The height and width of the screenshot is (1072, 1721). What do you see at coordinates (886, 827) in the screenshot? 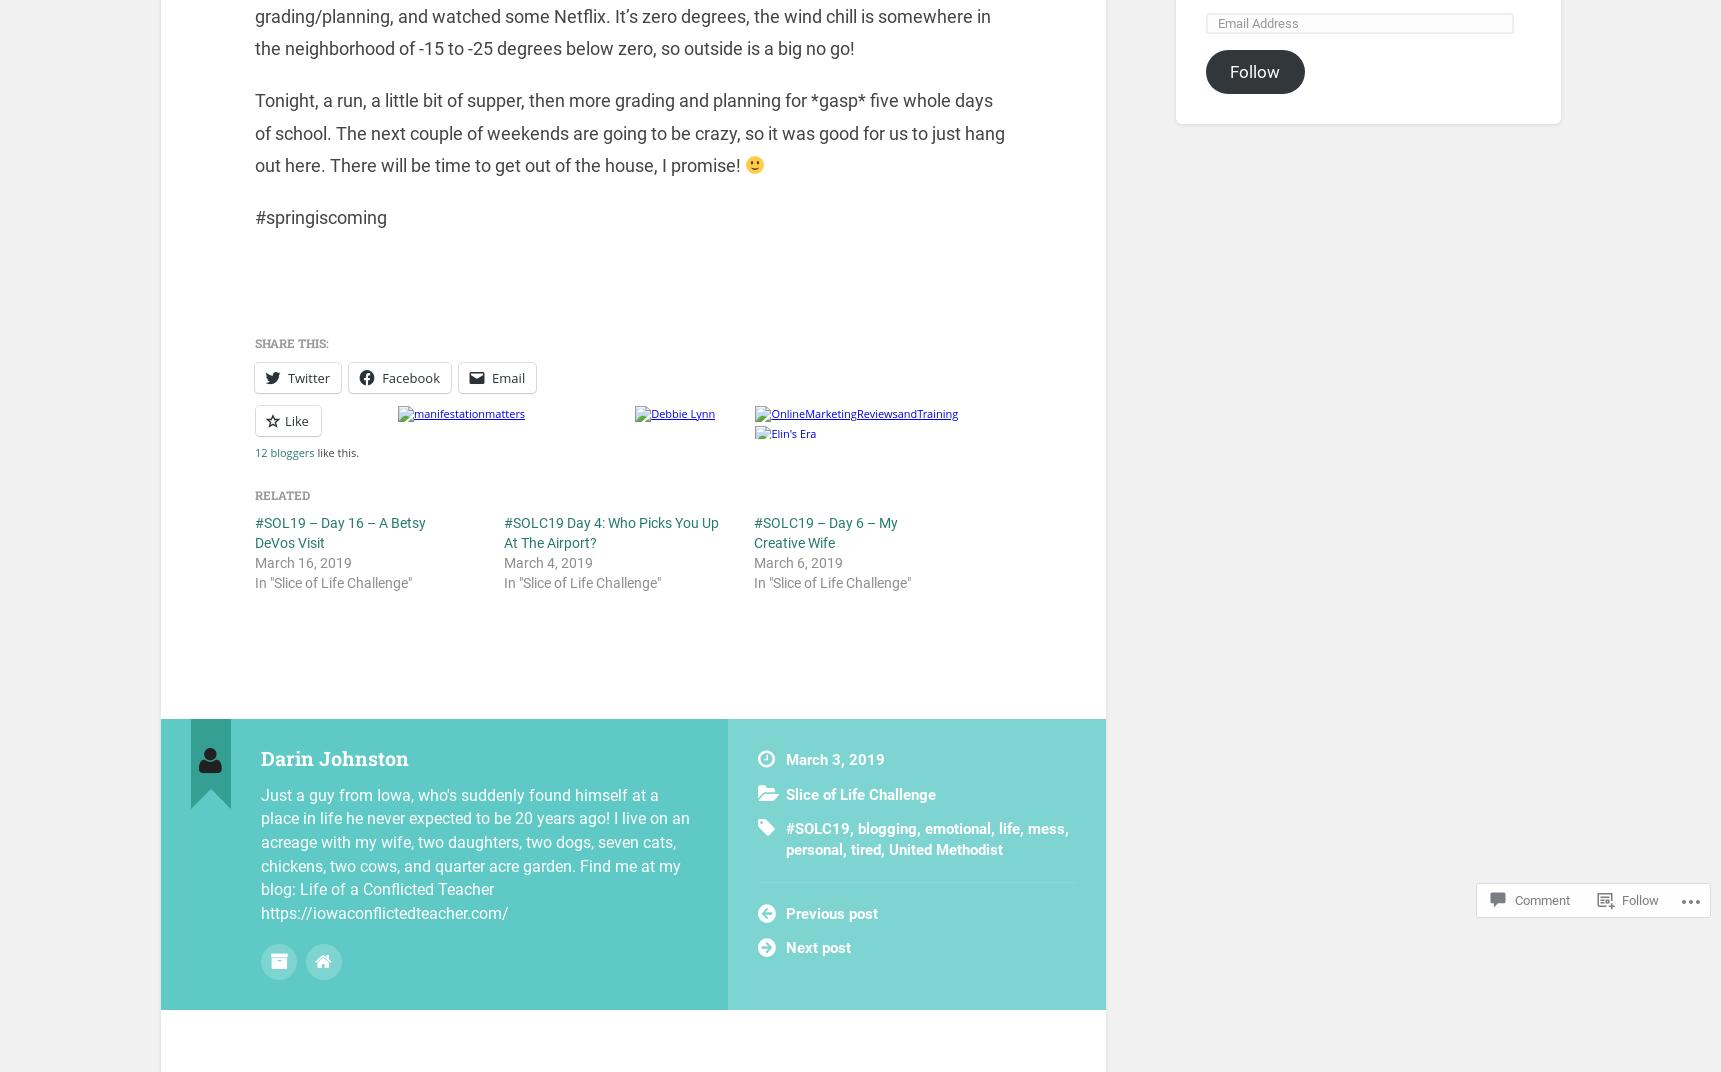
I see `'blogging'` at bounding box center [886, 827].